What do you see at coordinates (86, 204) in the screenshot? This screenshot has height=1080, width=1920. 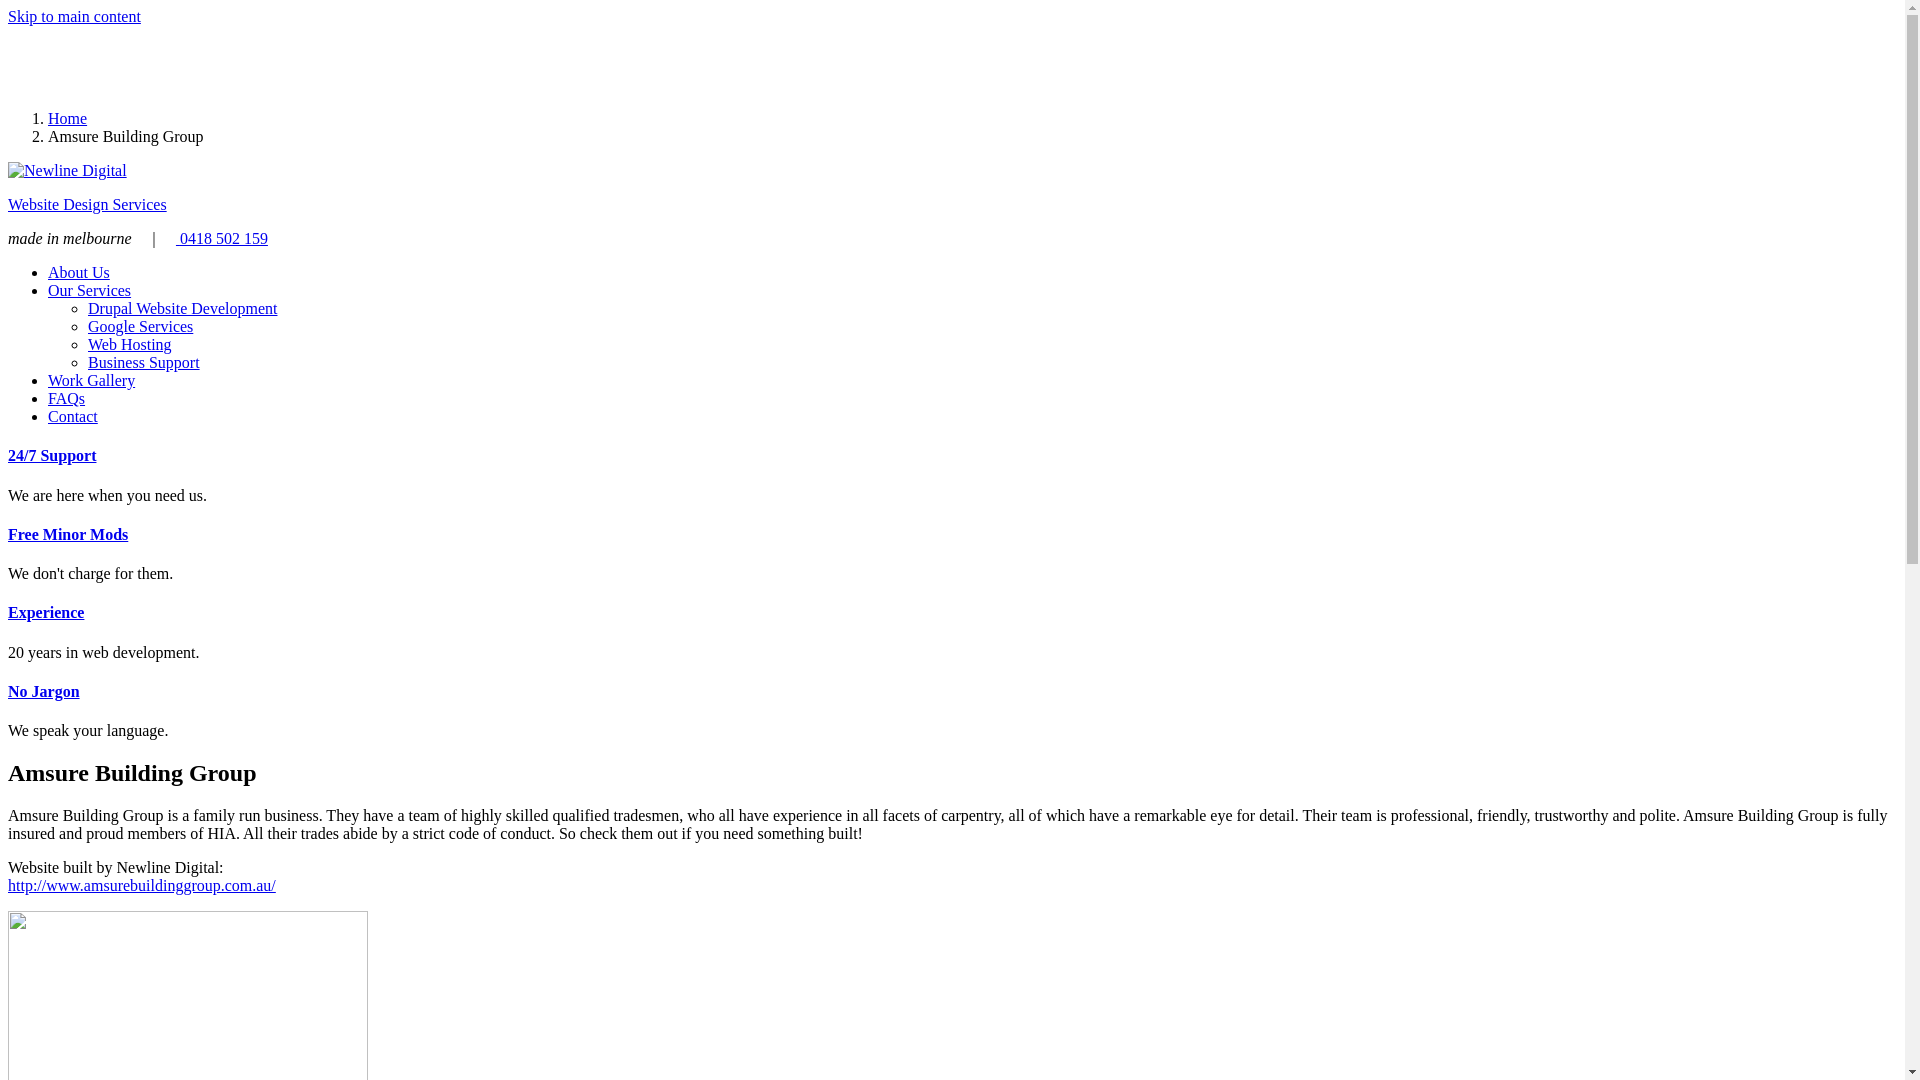 I see `'Website Design Services'` at bounding box center [86, 204].